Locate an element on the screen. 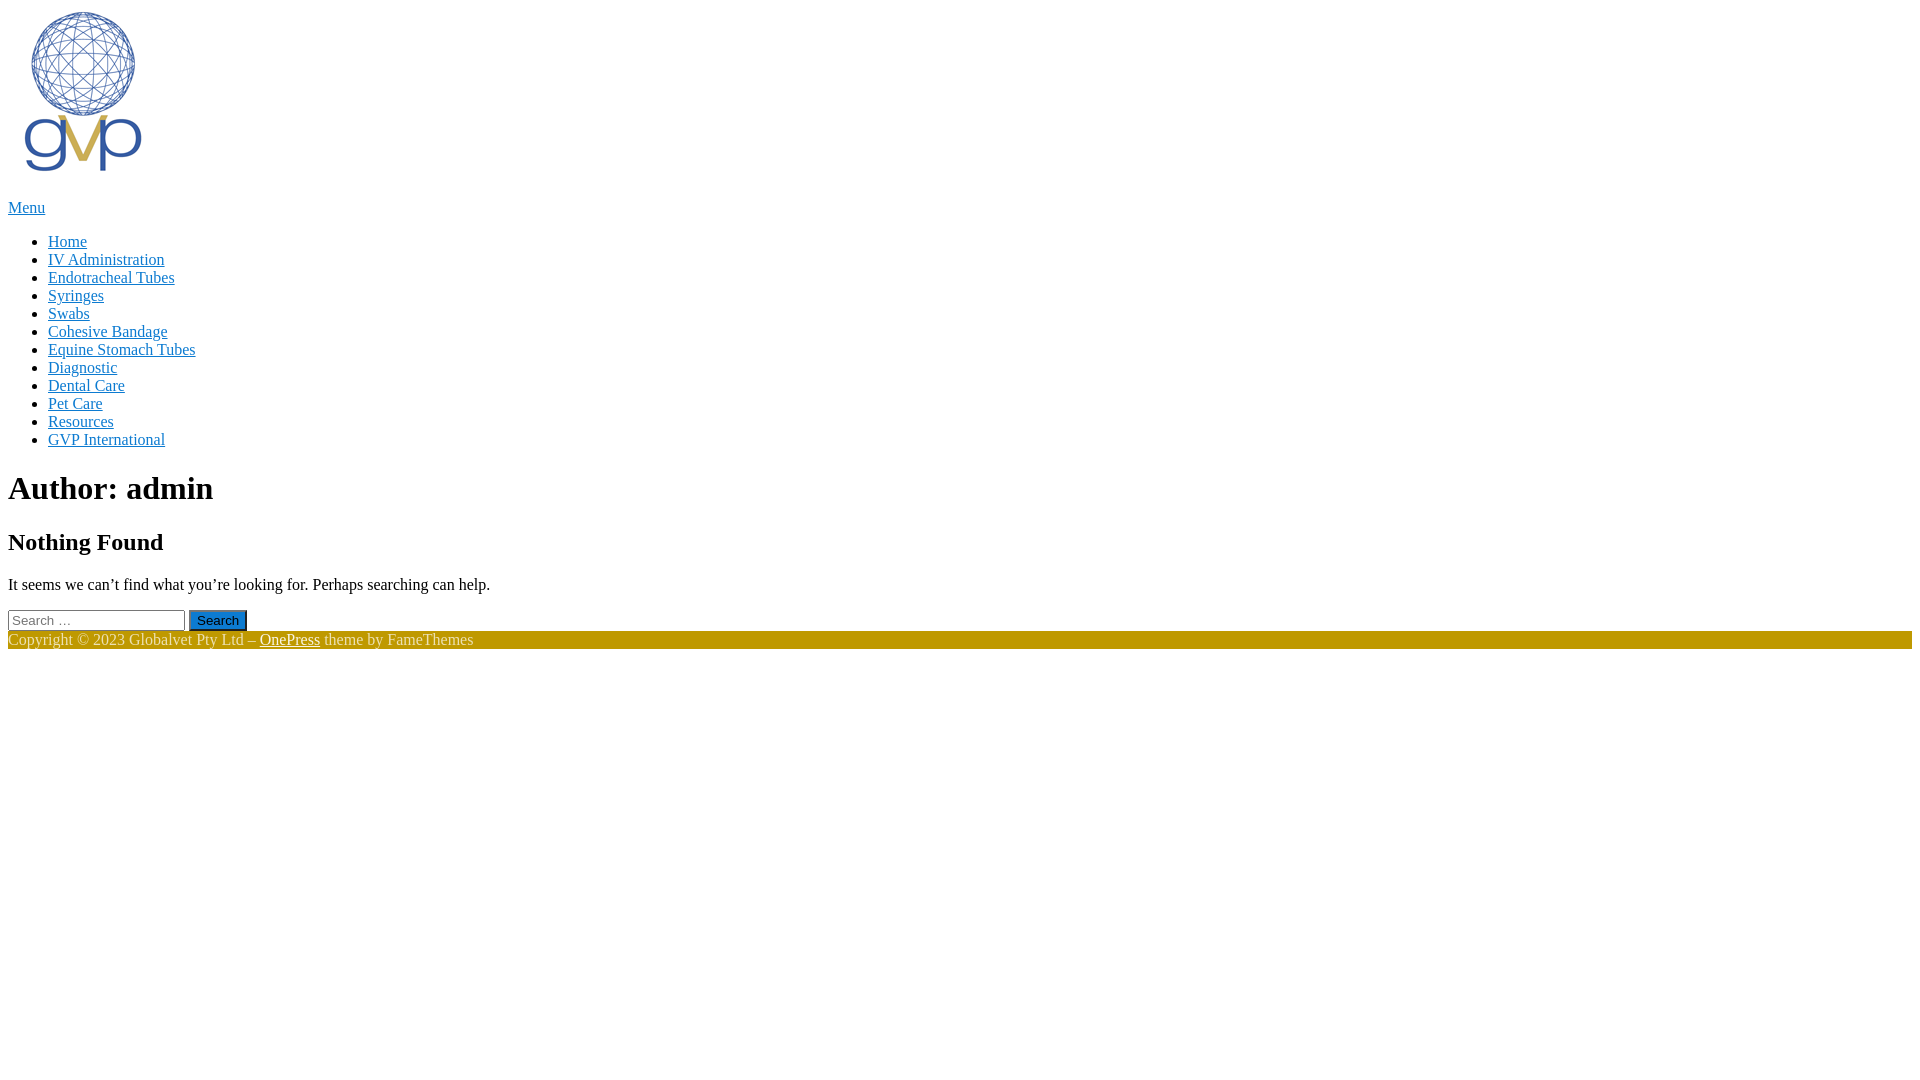 The width and height of the screenshot is (1920, 1080). 'OnePress' is located at coordinates (288, 639).